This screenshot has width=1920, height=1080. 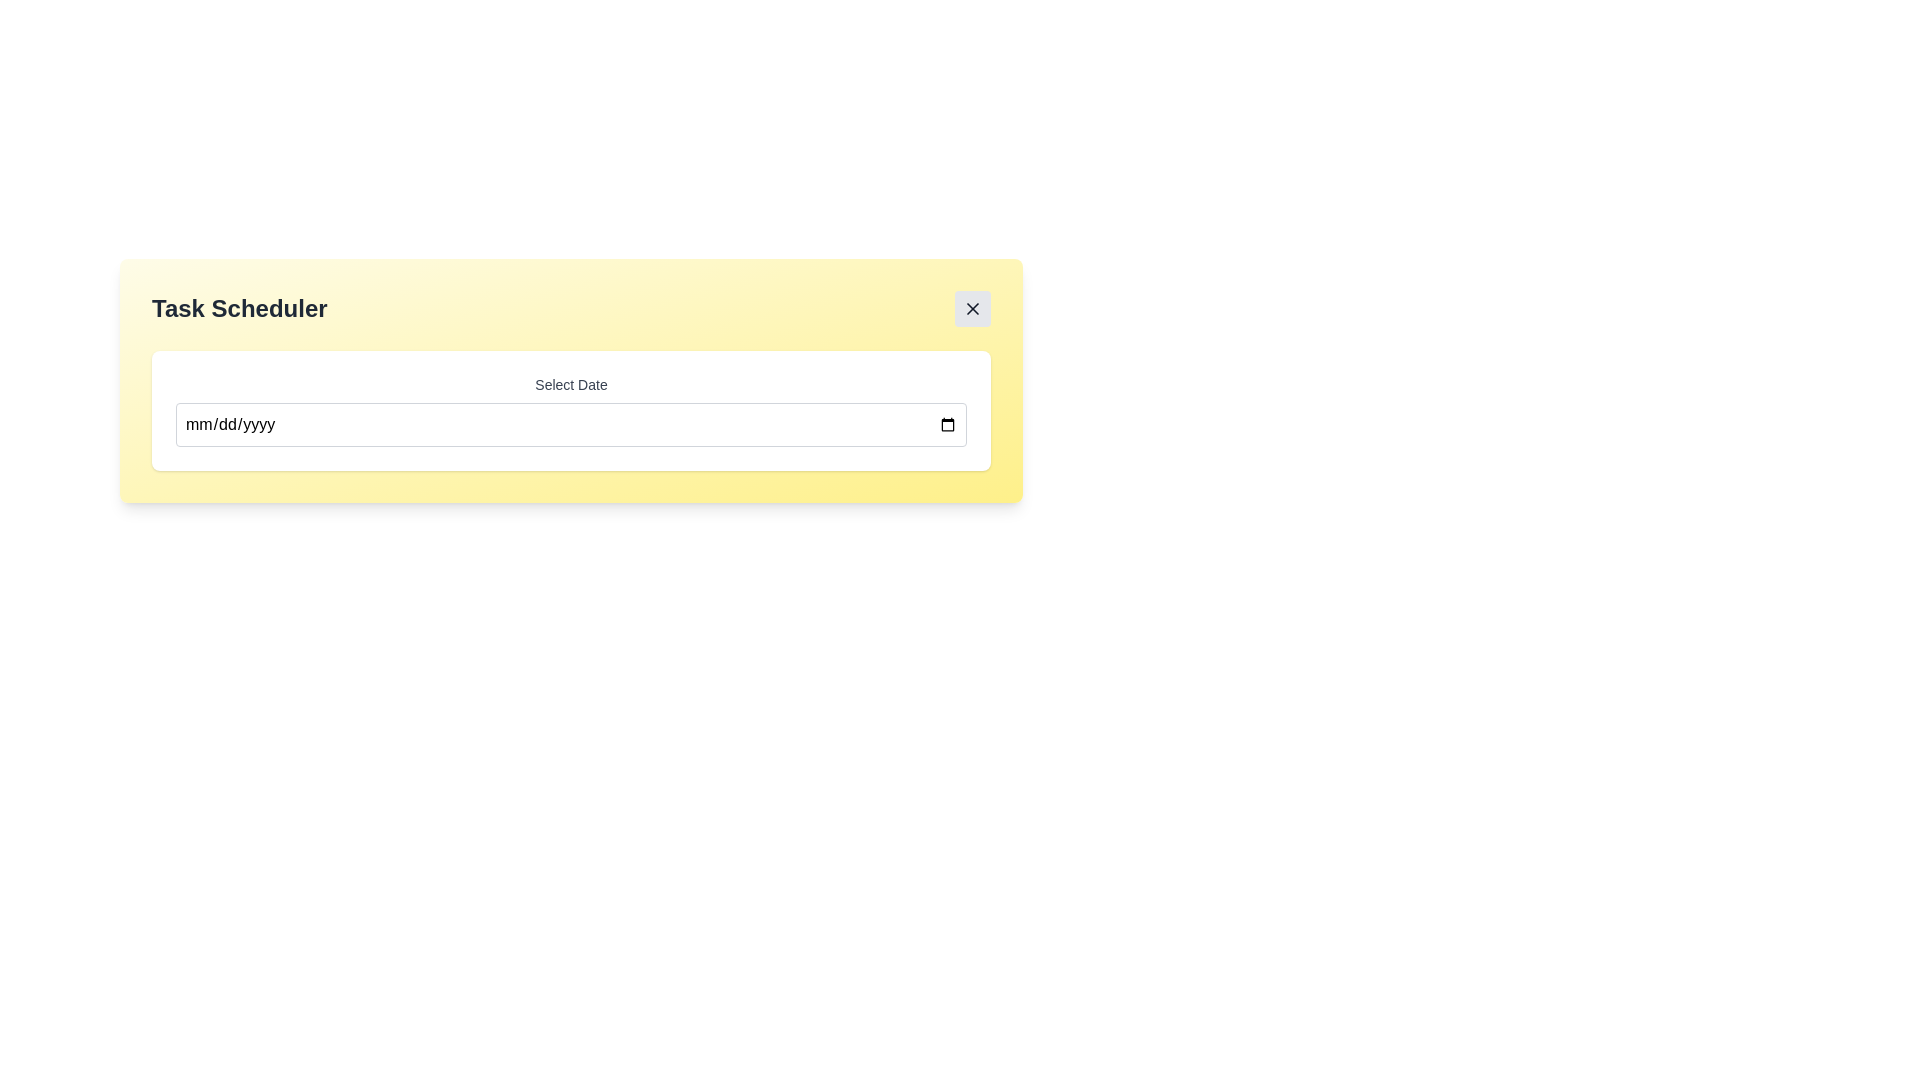 What do you see at coordinates (570, 308) in the screenshot?
I see `the 'Task Scheduler' header section for accessibility purposes` at bounding box center [570, 308].